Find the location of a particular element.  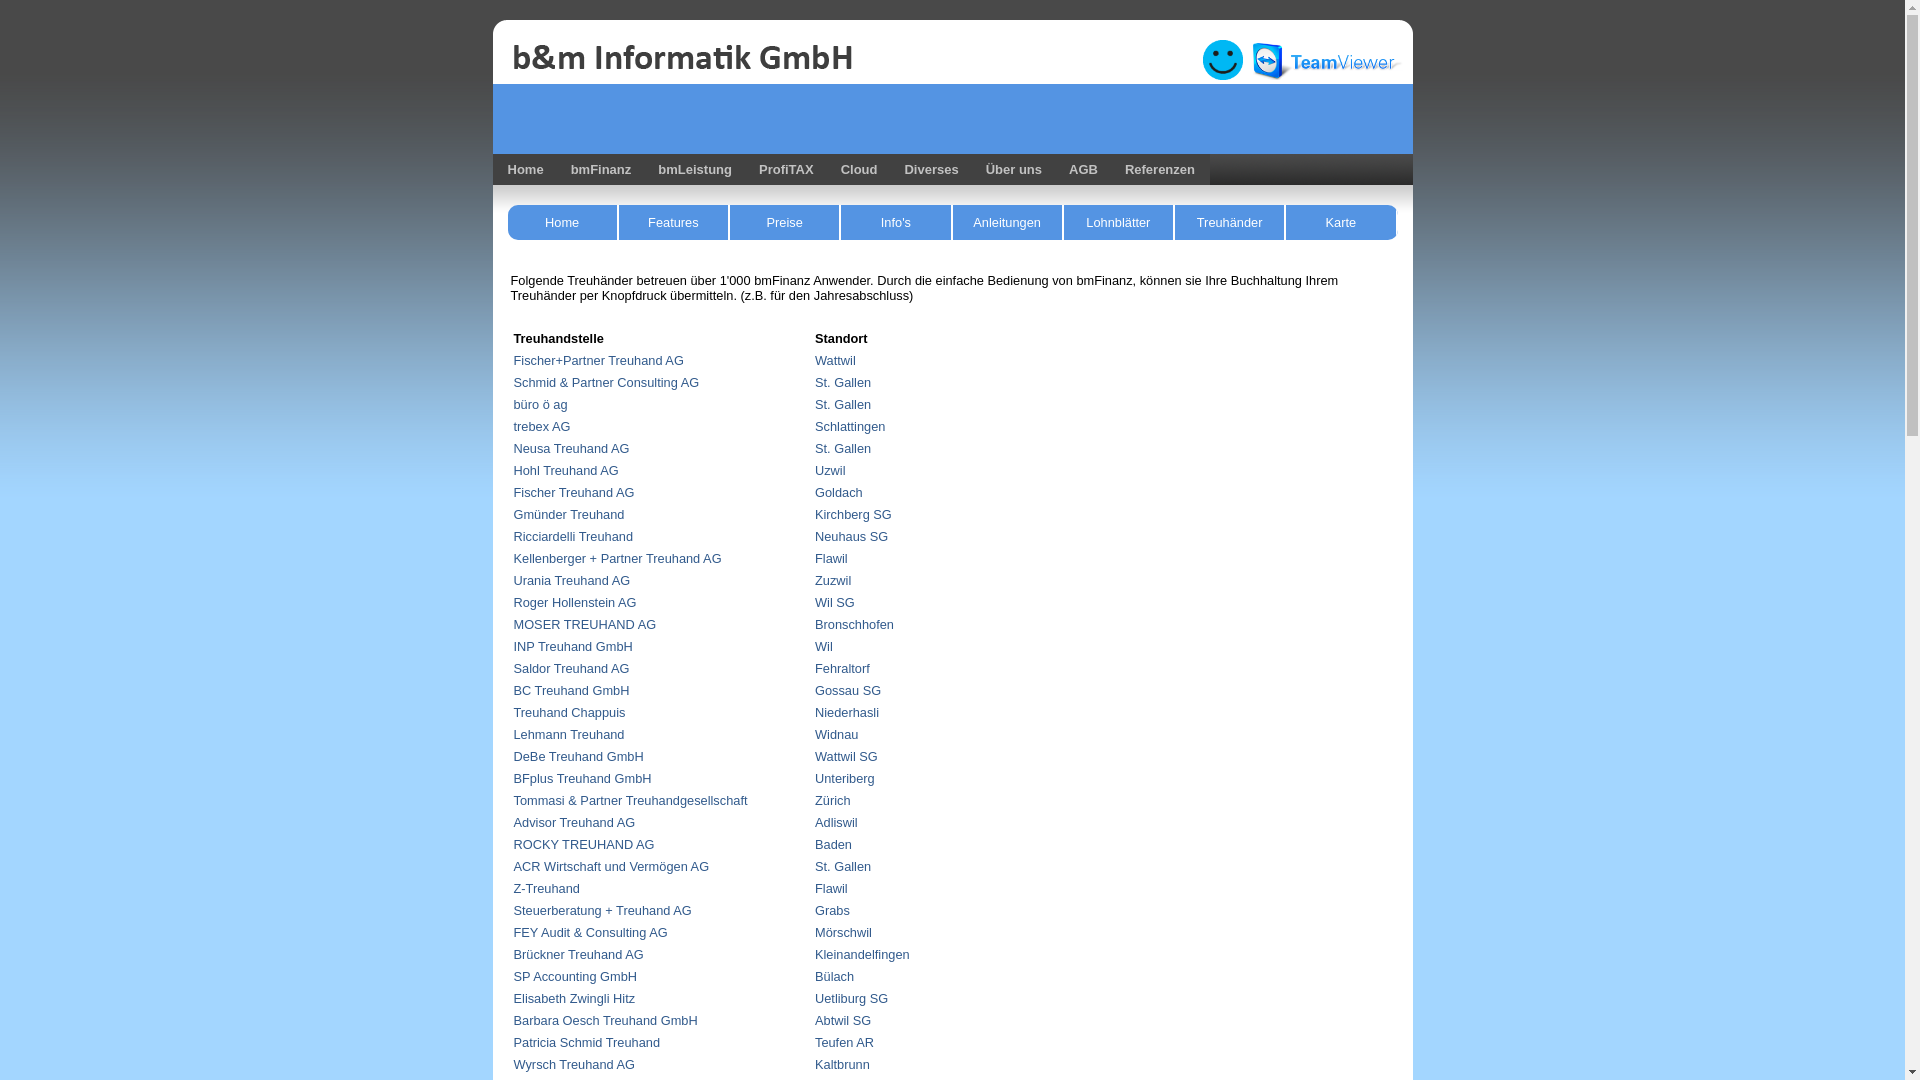

'Kellenberger + Partner Treuhand AG' is located at coordinates (617, 558).